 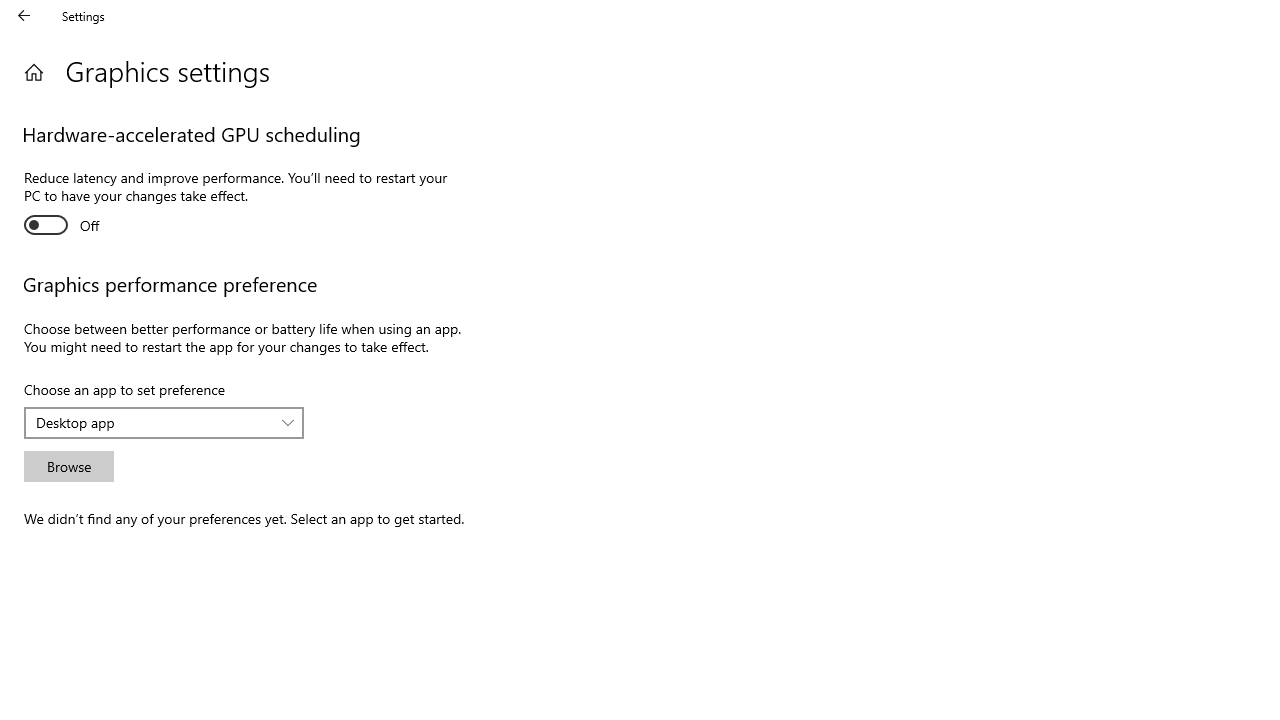 I want to click on 'Browse', so click(x=69, y=466).